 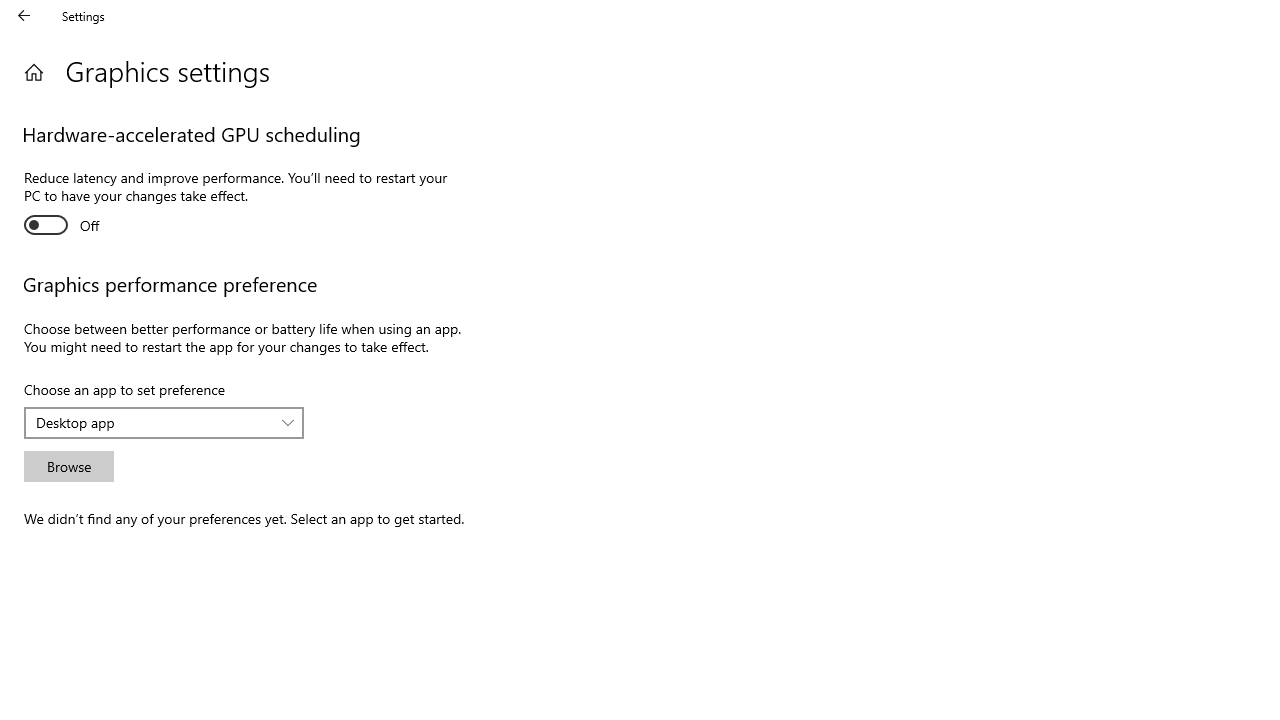 I want to click on 'Browse', so click(x=69, y=466).